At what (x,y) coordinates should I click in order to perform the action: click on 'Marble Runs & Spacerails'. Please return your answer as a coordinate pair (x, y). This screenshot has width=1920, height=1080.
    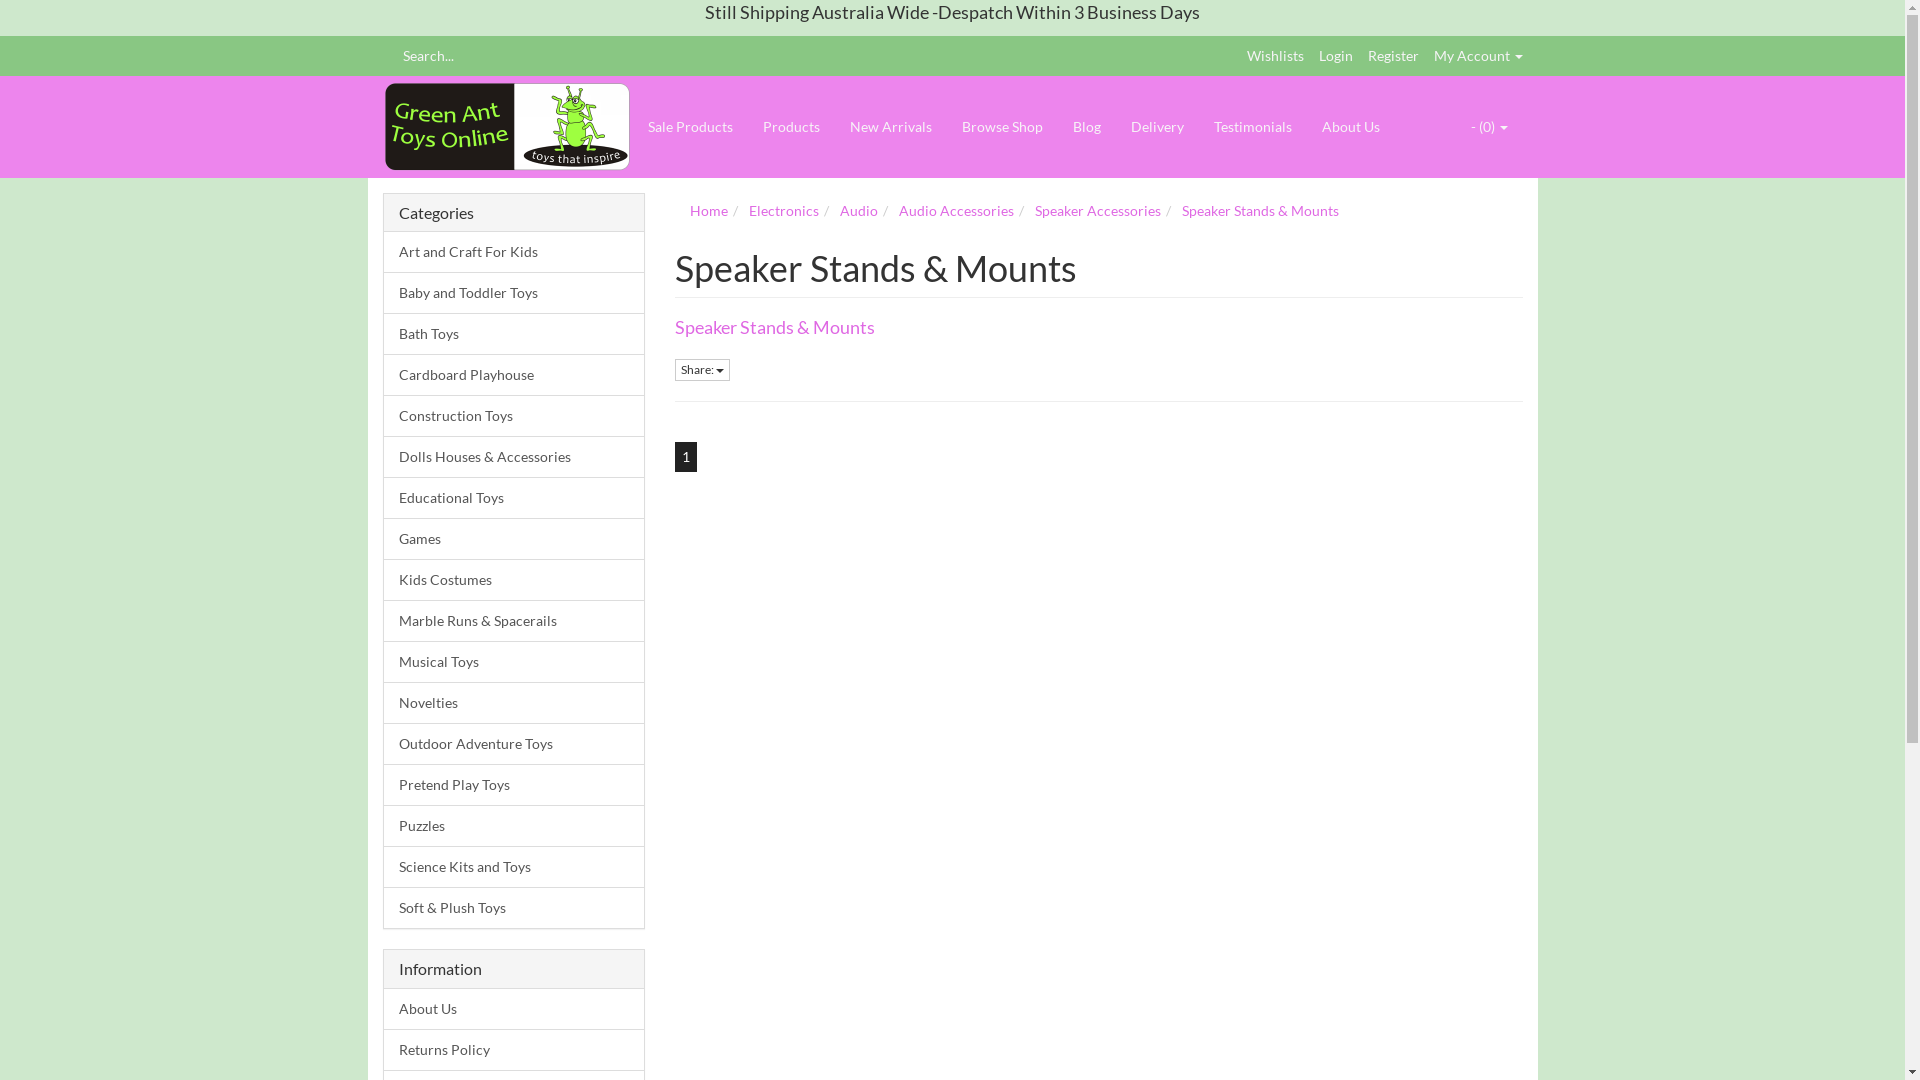
    Looking at the image, I should click on (514, 619).